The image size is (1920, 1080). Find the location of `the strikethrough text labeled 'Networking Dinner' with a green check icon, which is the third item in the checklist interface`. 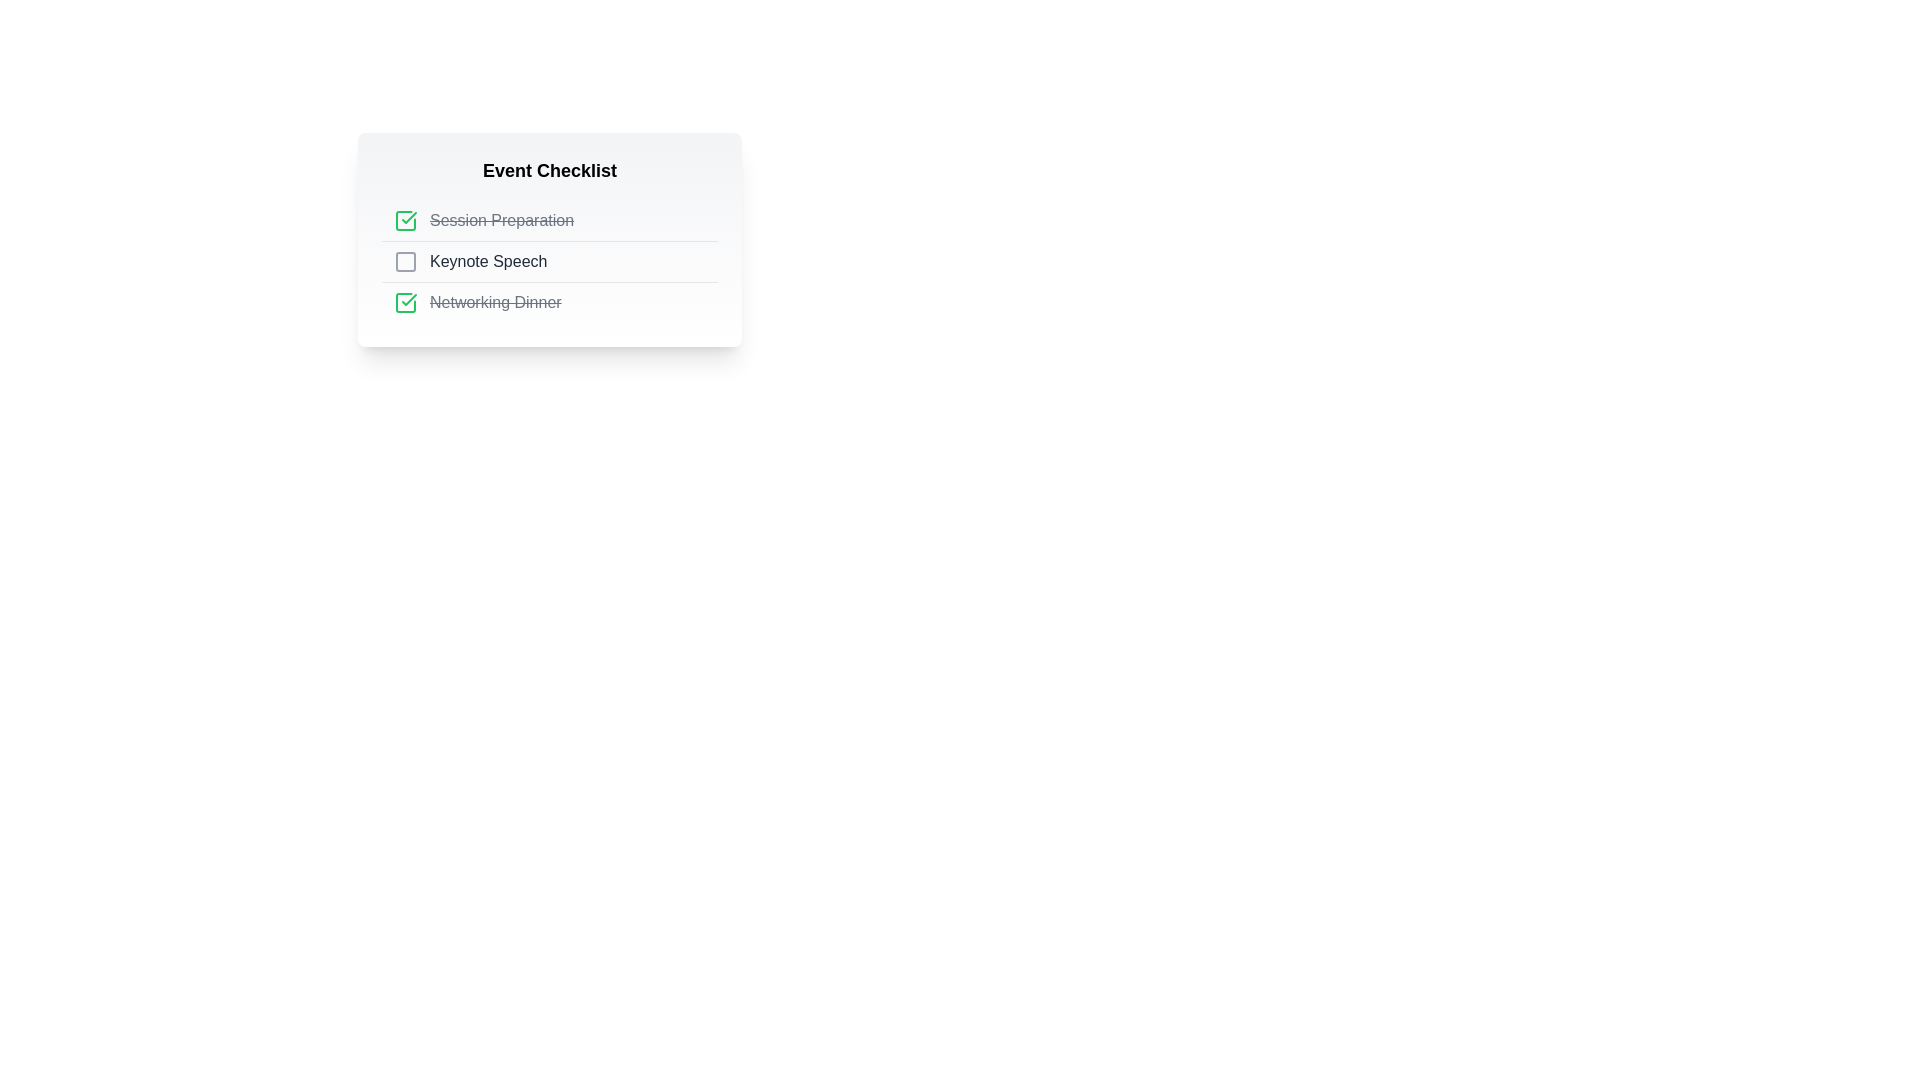

the strikethrough text labeled 'Networking Dinner' with a green check icon, which is the third item in the checklist interface is located at coordinates (550, 302).